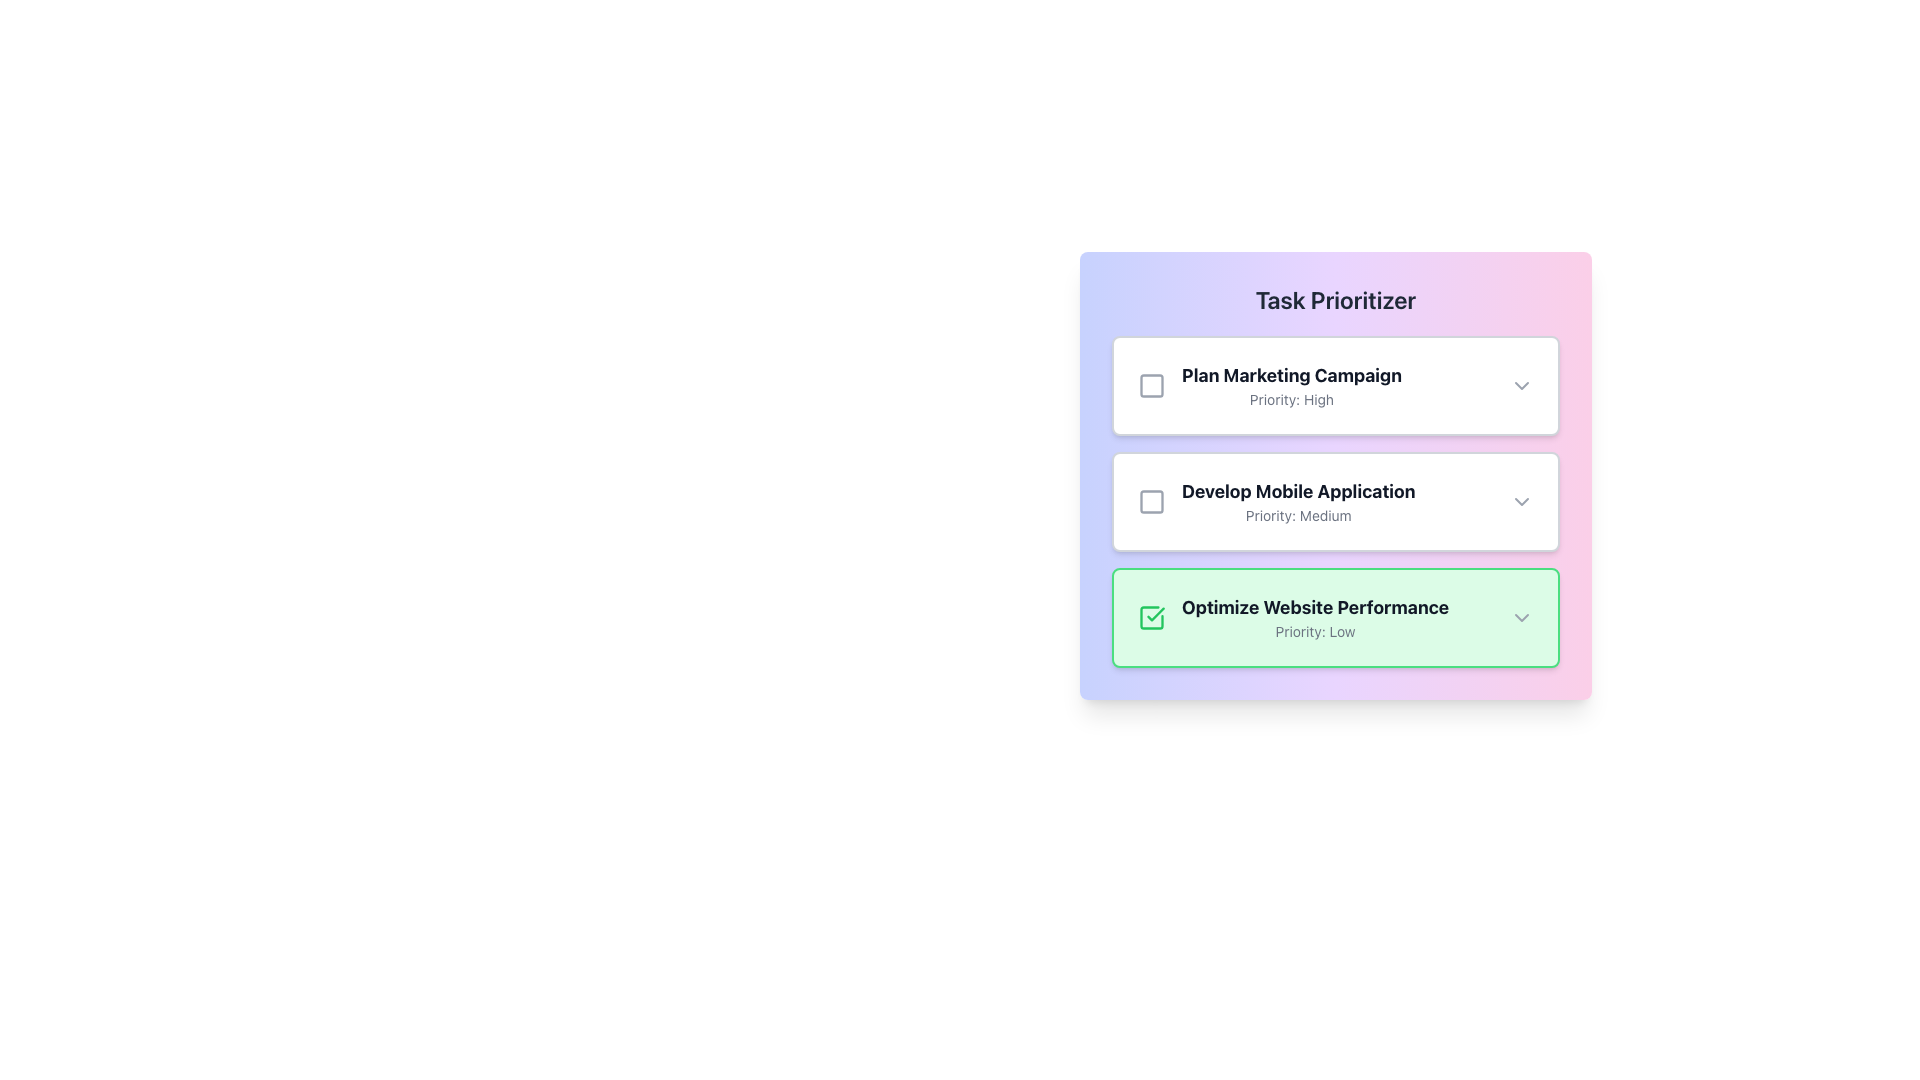 The height and width of the screenshot is (1080, 1920). What do you see at coordinates (1315, 616) in the screenshot?
I see `the text label displaying the task title and priority level, which is the third item in the task list under 'Task Prioritizer'` at bounding box center [1315, 616].